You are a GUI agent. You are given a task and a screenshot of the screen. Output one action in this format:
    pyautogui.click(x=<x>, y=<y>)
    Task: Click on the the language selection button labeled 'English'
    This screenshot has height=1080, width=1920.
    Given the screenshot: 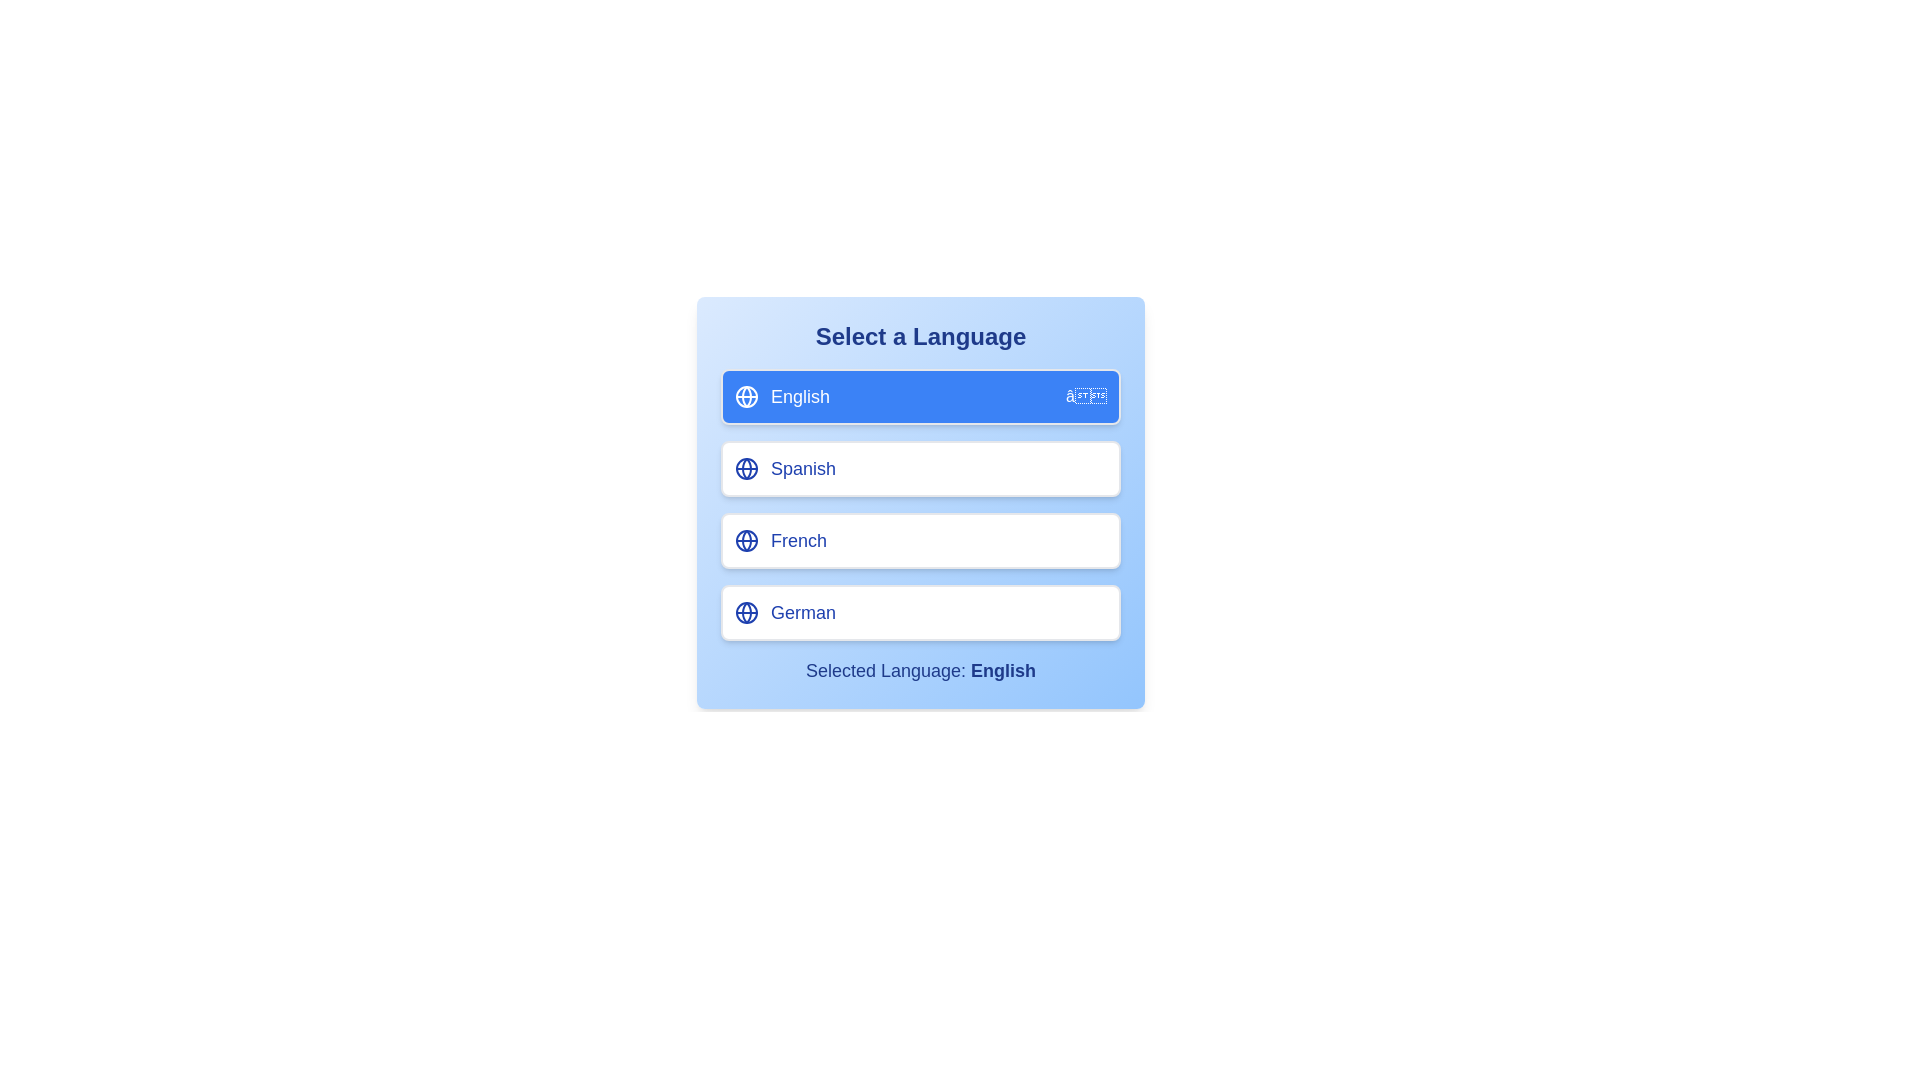 What is the action you would take?
    pyautogui.click(x=920, y=397)
    